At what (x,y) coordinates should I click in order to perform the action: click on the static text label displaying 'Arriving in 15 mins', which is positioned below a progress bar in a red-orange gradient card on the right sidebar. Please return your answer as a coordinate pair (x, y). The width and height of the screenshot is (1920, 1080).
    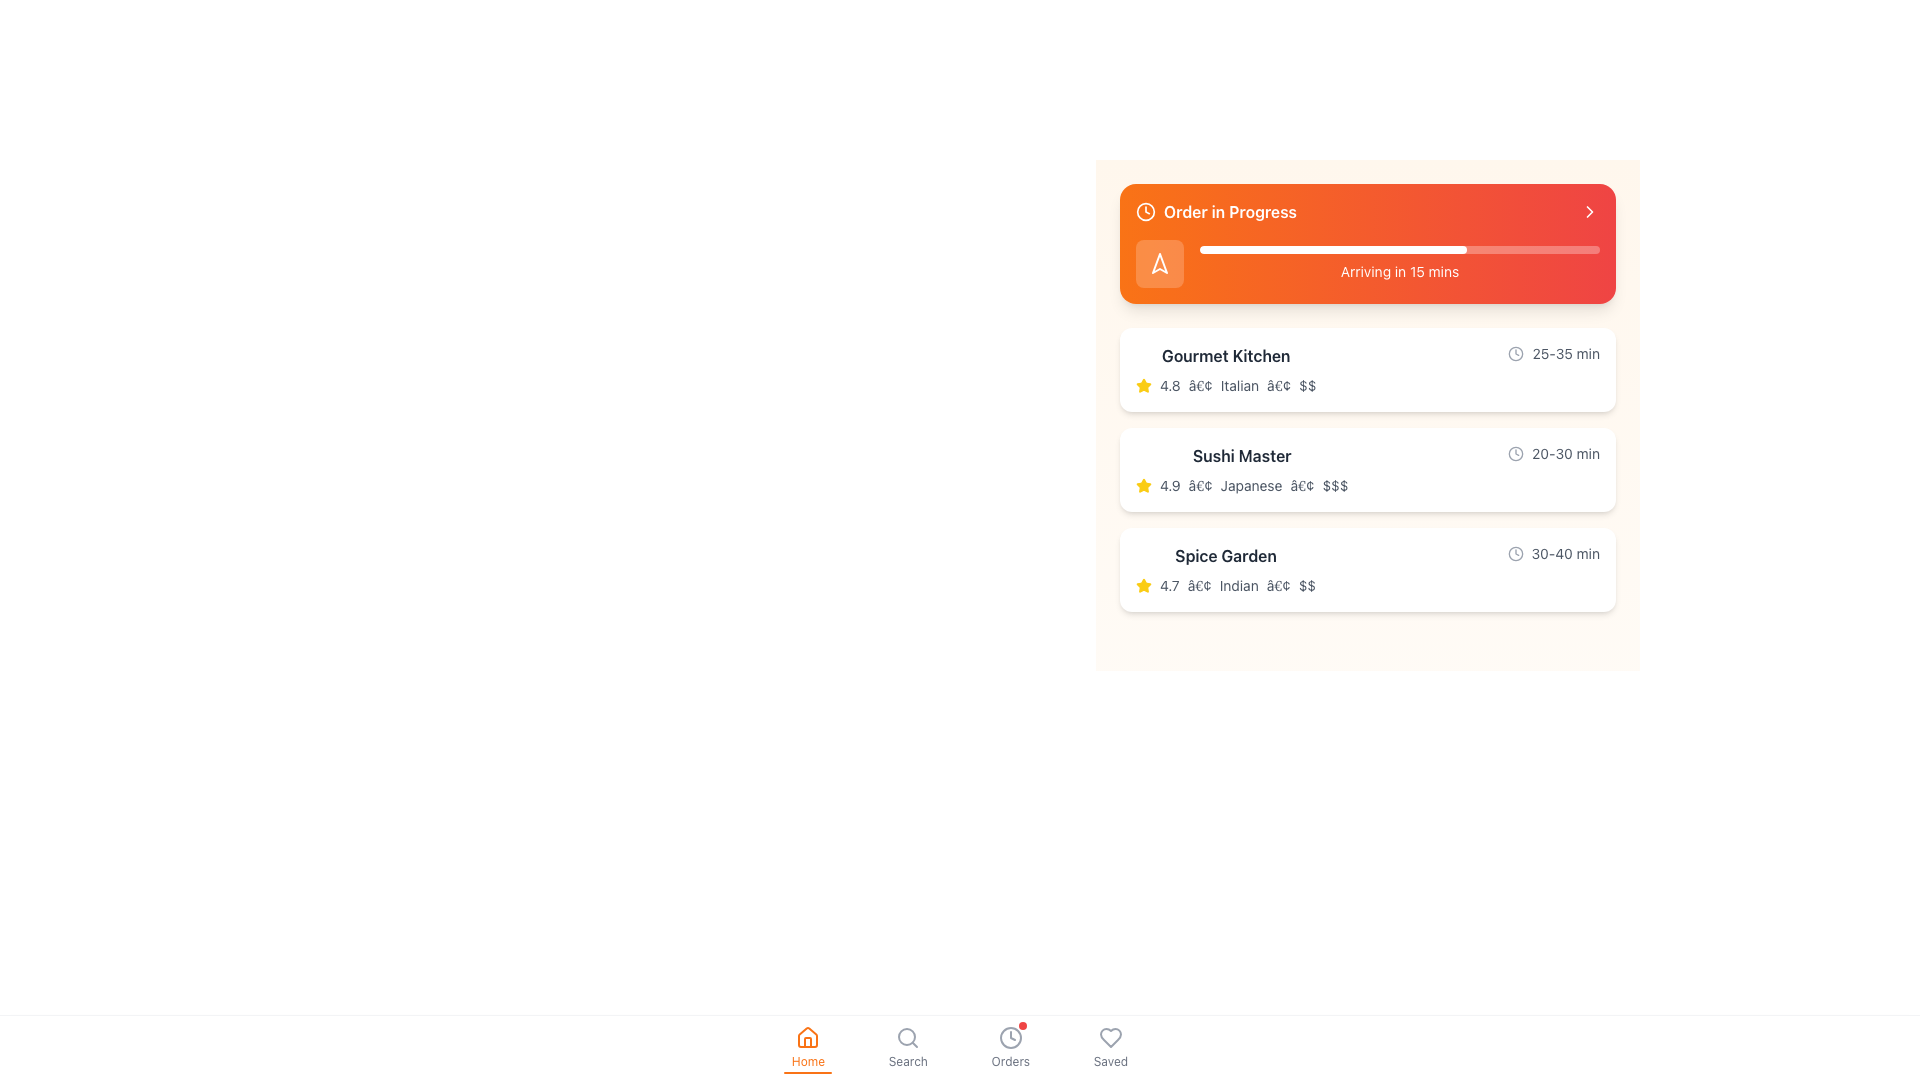
    Looking at the image, I should click on (1399, 272).